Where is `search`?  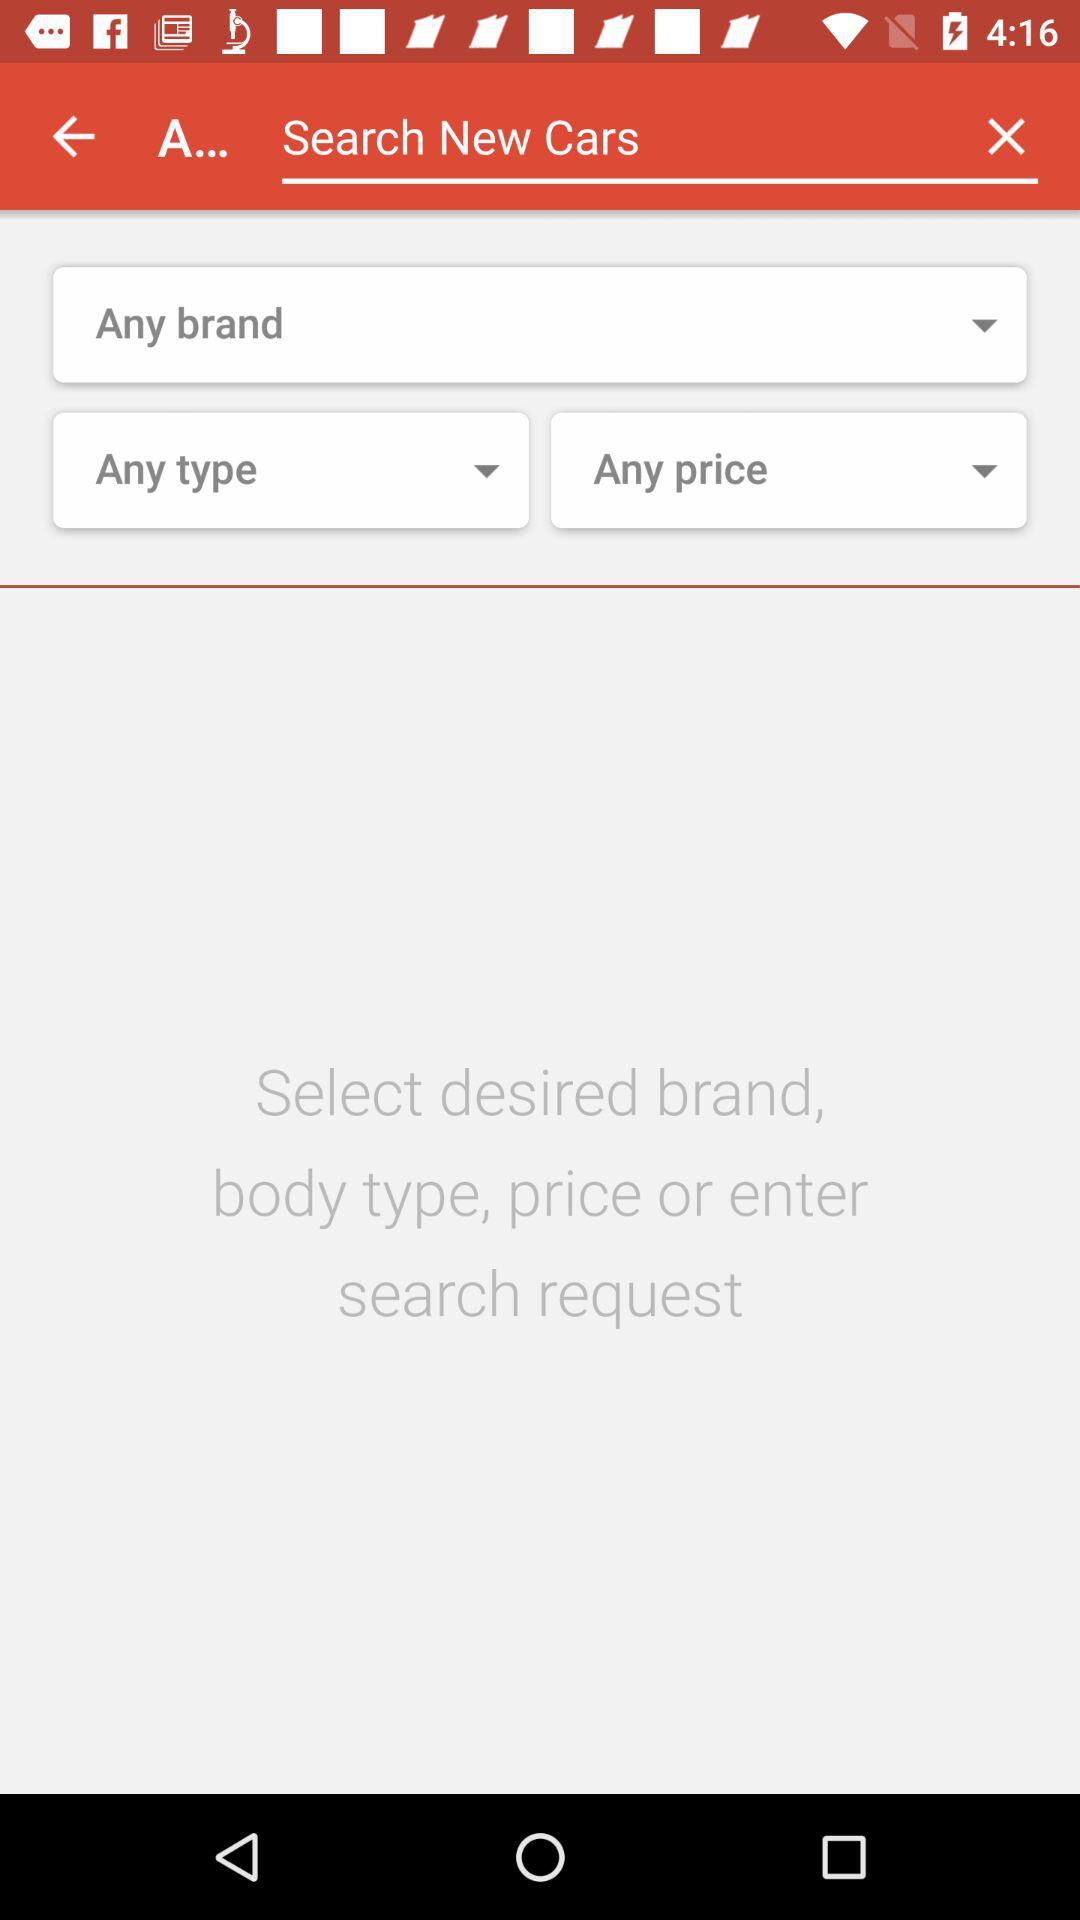
search is located at coordinates (606, 135).